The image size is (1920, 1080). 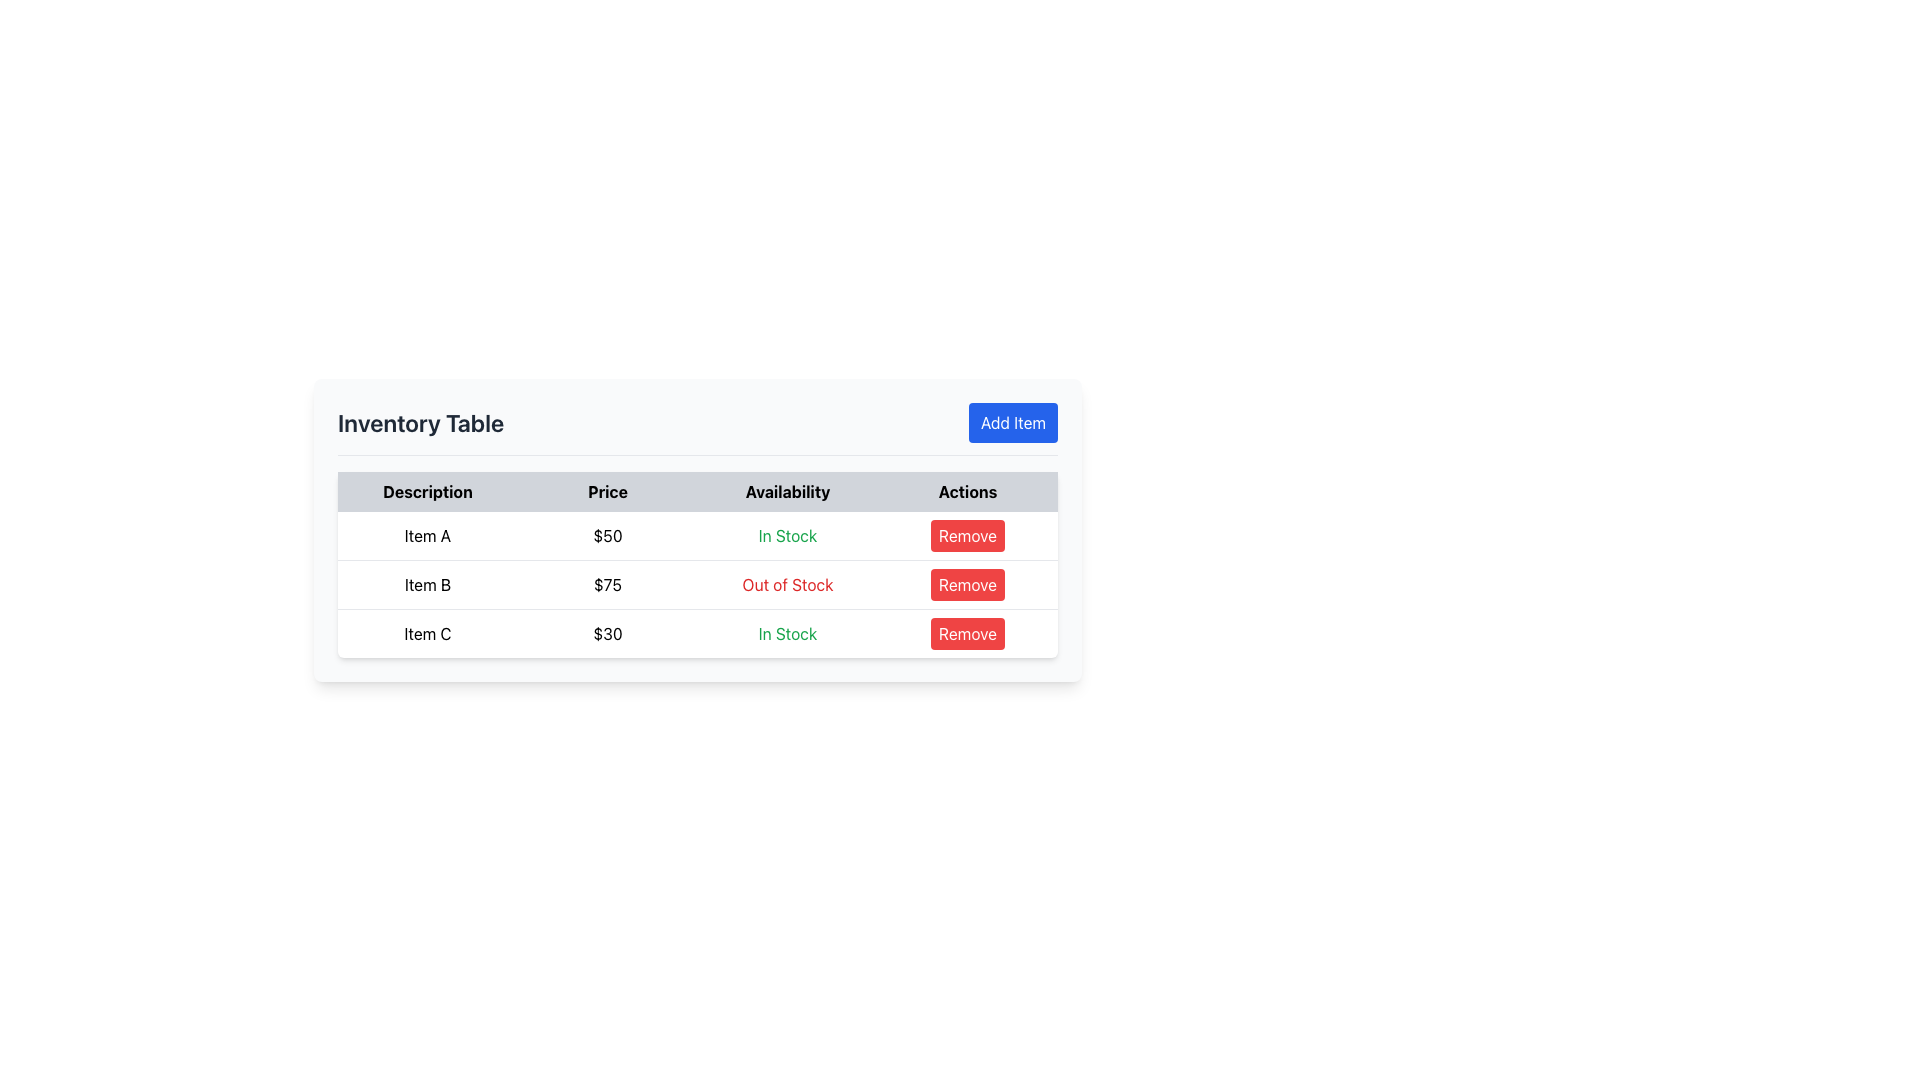 What do you see at coordinates (968, 585) in the screenshot?
I see `the button in the 'Actions' column for 'Item B' to trigger the hover effect` at bounding box center [968, 585].